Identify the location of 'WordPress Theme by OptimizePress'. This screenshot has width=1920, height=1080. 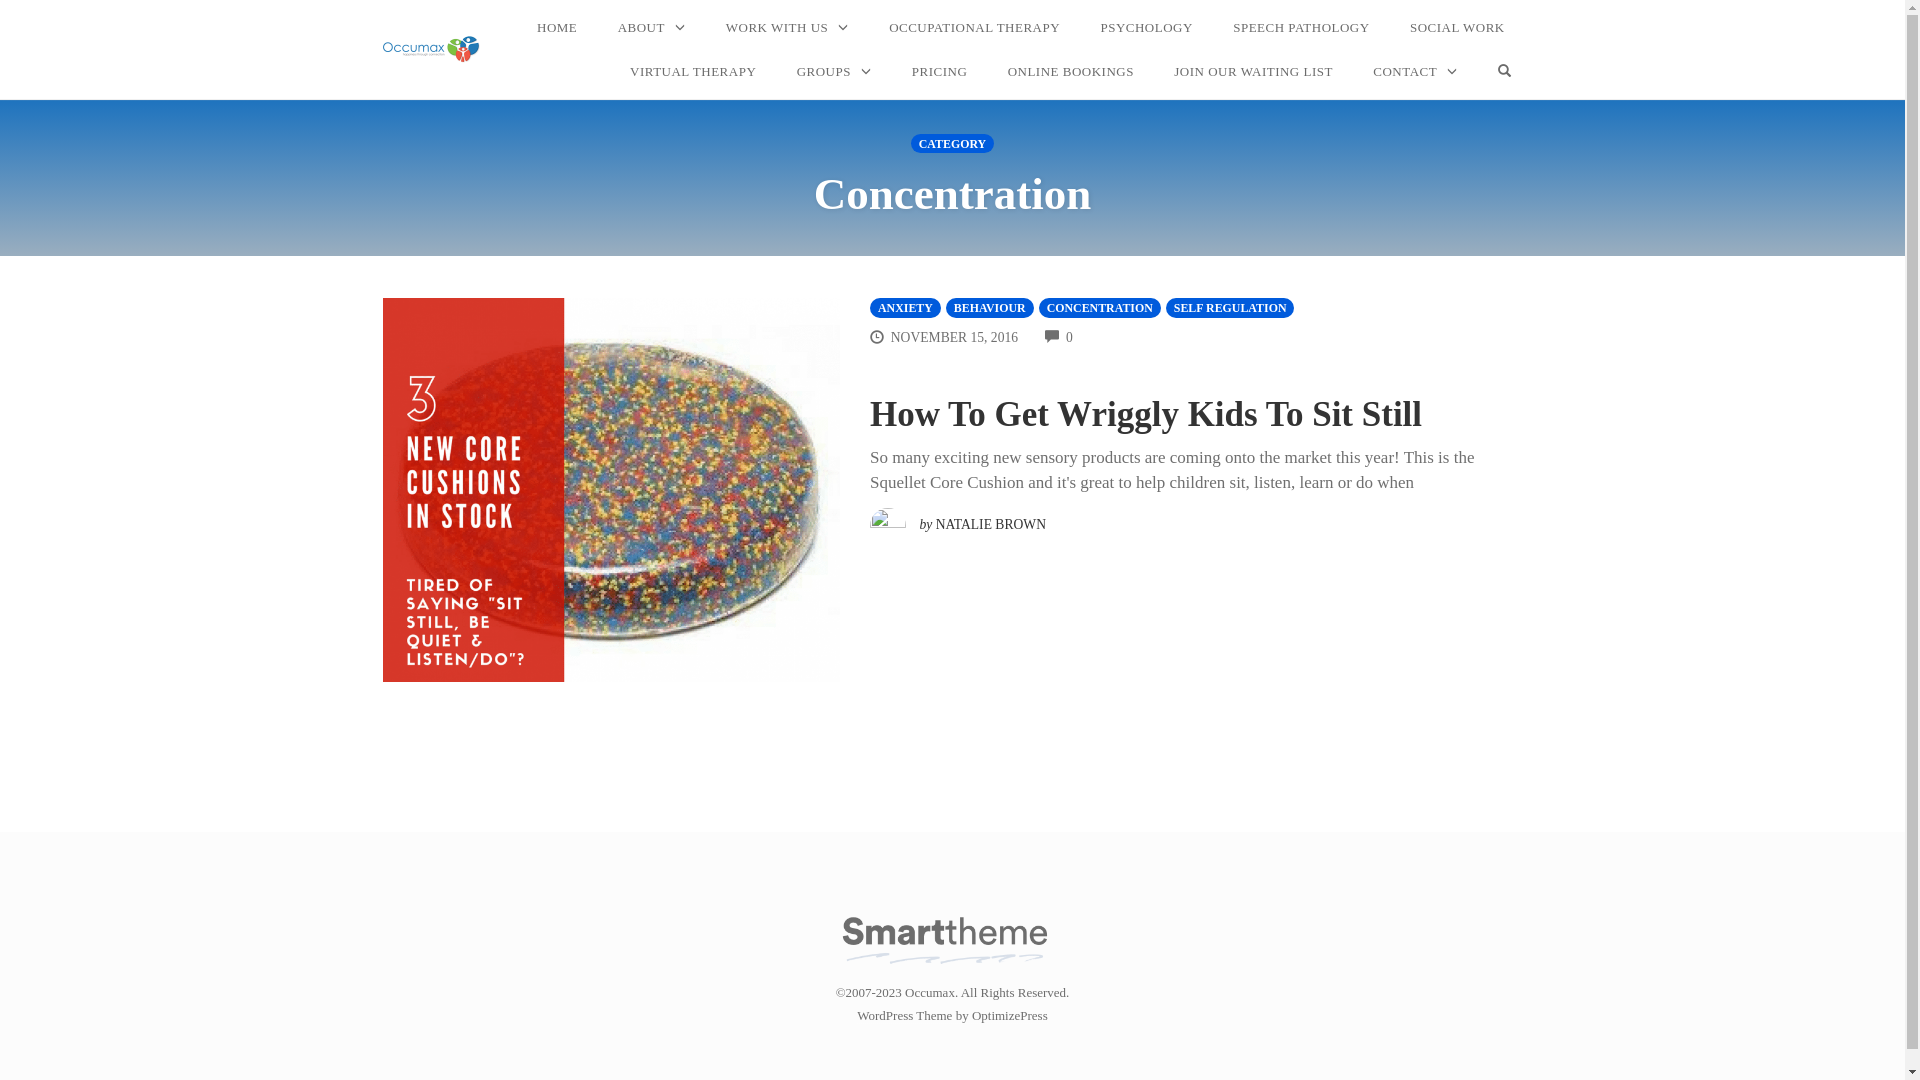
(857, 1015).